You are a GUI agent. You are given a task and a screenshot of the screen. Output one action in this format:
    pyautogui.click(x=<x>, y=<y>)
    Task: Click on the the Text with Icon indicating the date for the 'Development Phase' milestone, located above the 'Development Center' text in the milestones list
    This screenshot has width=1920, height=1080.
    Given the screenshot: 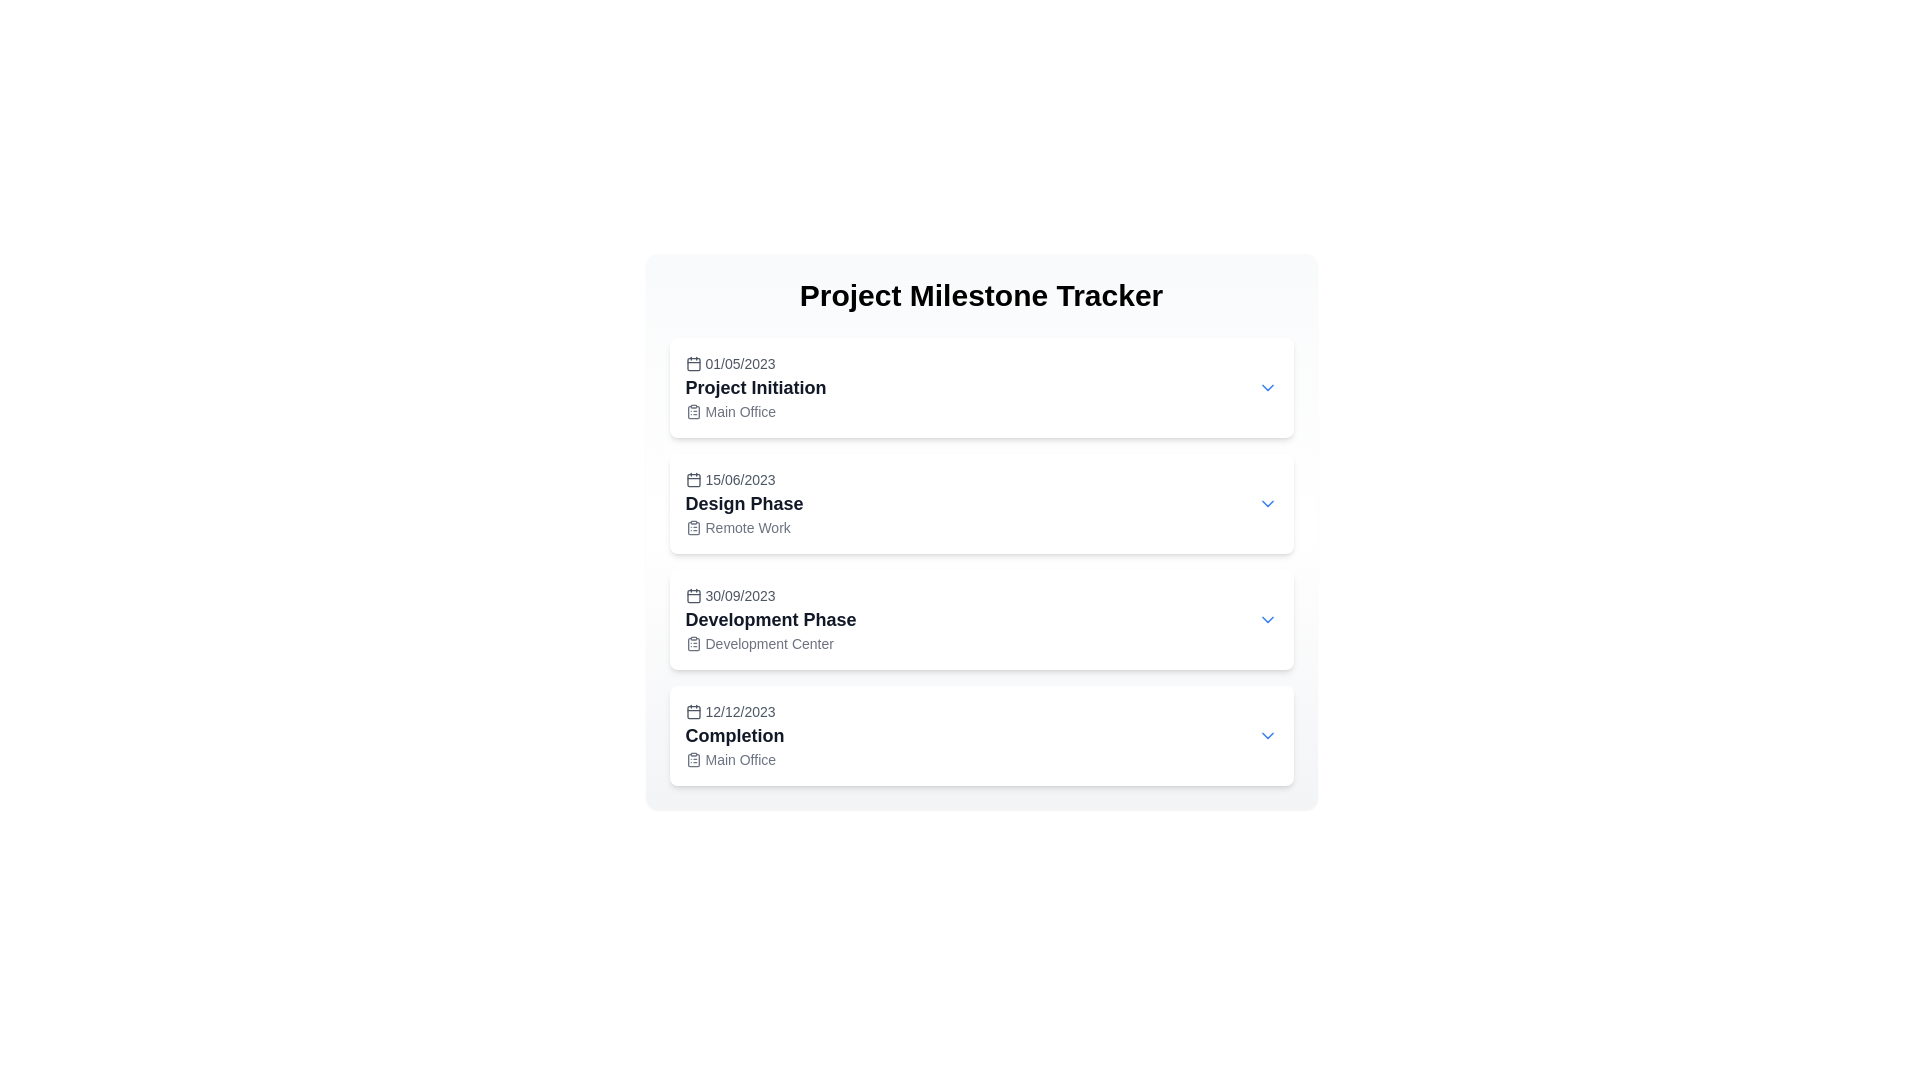 What is the action you would take?
    pyautogui.click(x=770, y=595)
    